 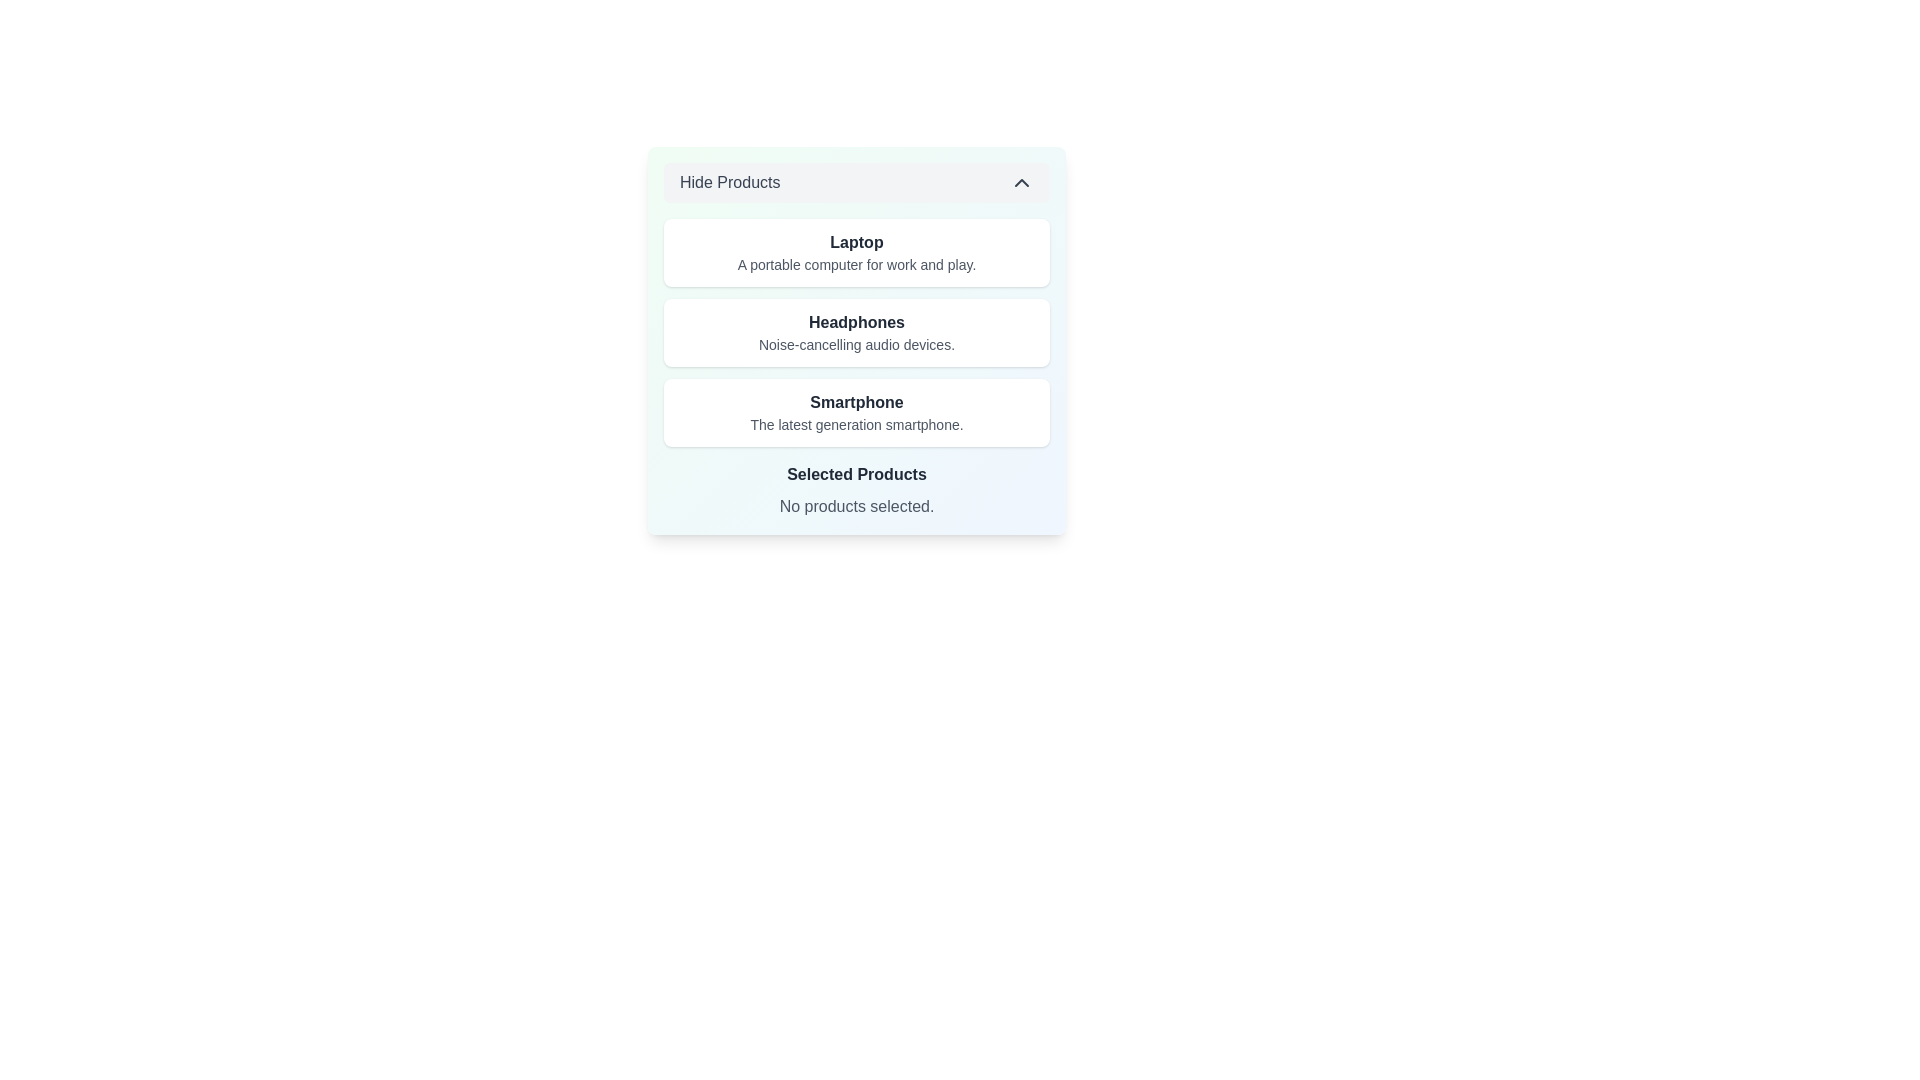 What do you see at coordinates (857, 505) in the screenshot?
I see `the text label displaying 'No products selected.' which is in a smaller, gray-colored font and located directly below 'Selected Products'` at bounding box center [857, 505].